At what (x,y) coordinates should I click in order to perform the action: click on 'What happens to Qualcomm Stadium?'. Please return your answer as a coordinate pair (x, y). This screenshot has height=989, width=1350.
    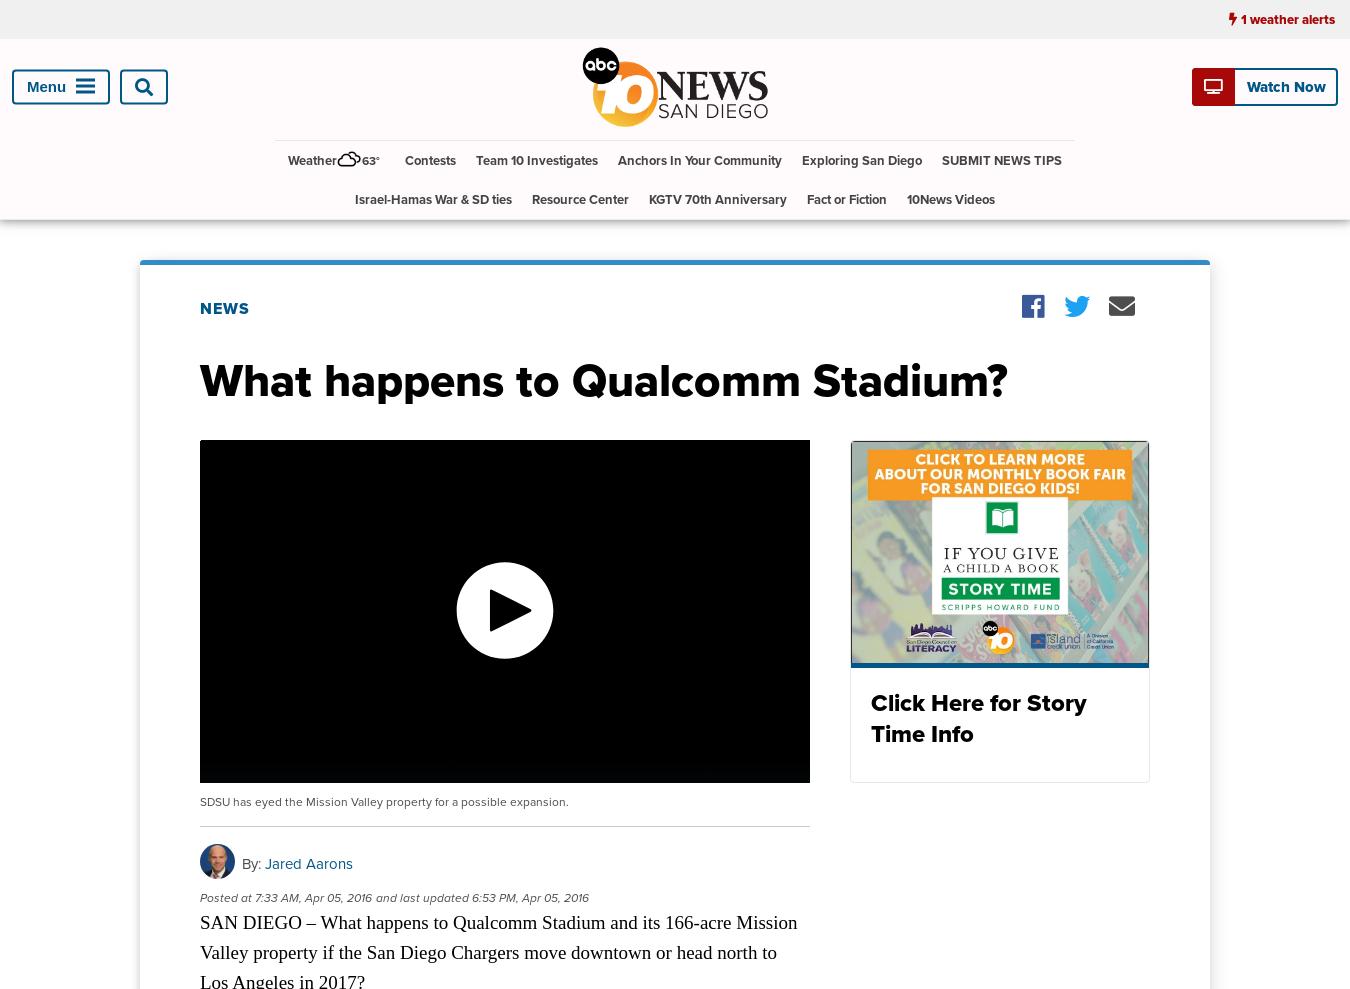
    Looking at the image, I should click on (603, 377).